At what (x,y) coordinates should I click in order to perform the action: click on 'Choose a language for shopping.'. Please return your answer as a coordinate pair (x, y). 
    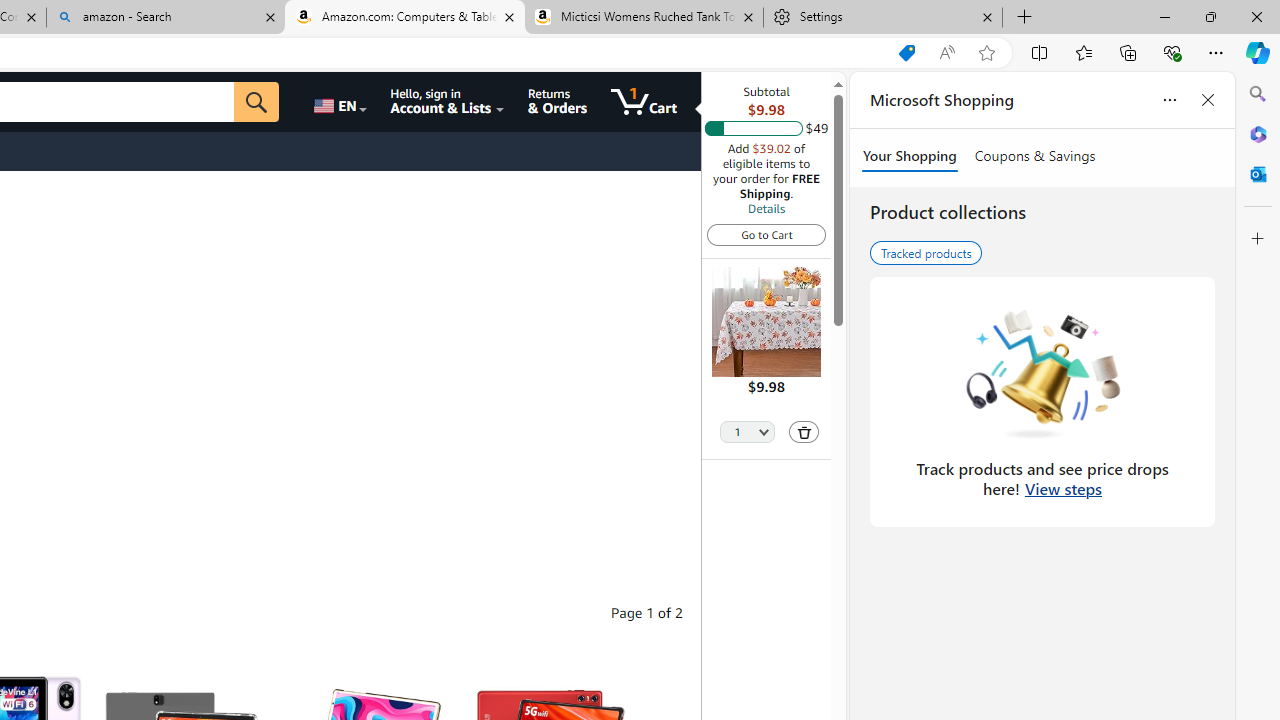
    Looking at the image, I should click on (339, 101).